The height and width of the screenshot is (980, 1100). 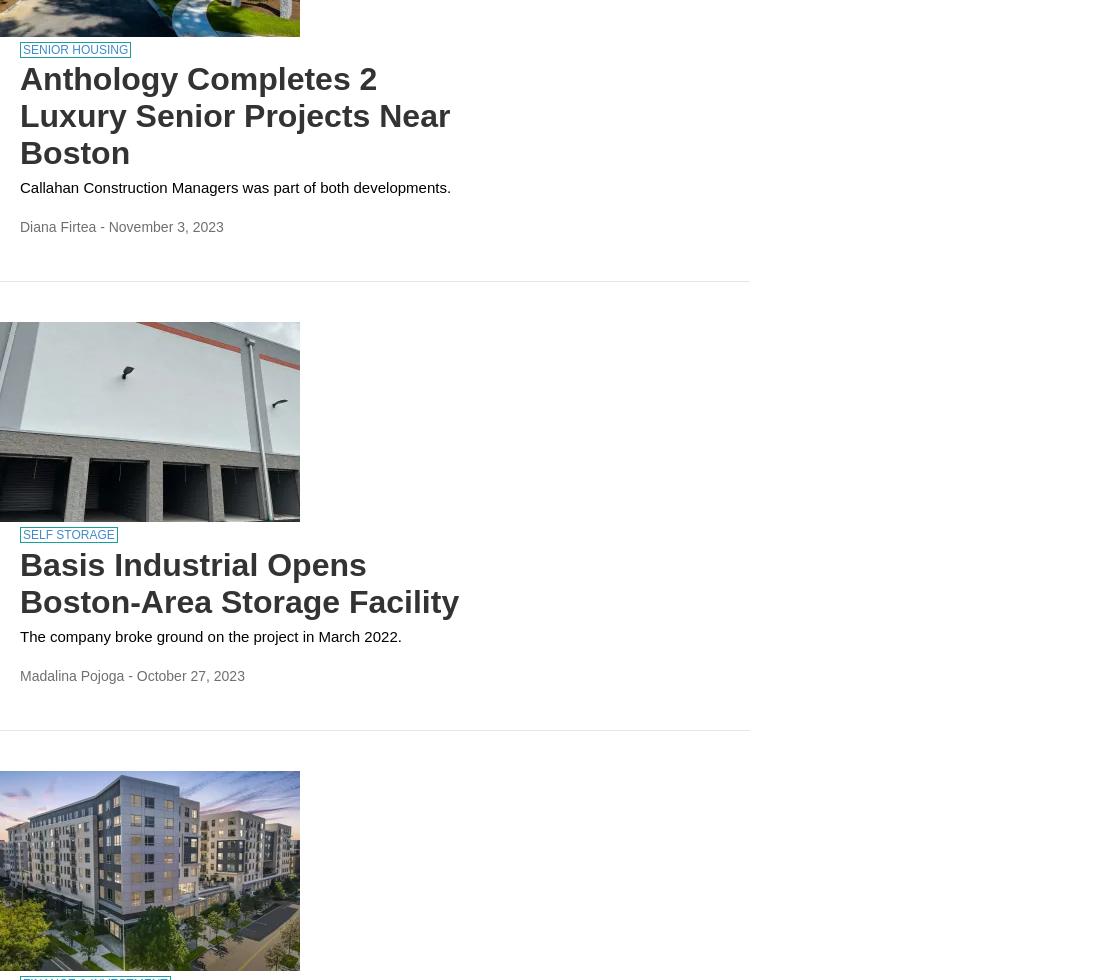 What do you see at coordinates (75, 49) in the screenshot?
I see `'Senior Housing'` at bounding box center [75, 49].